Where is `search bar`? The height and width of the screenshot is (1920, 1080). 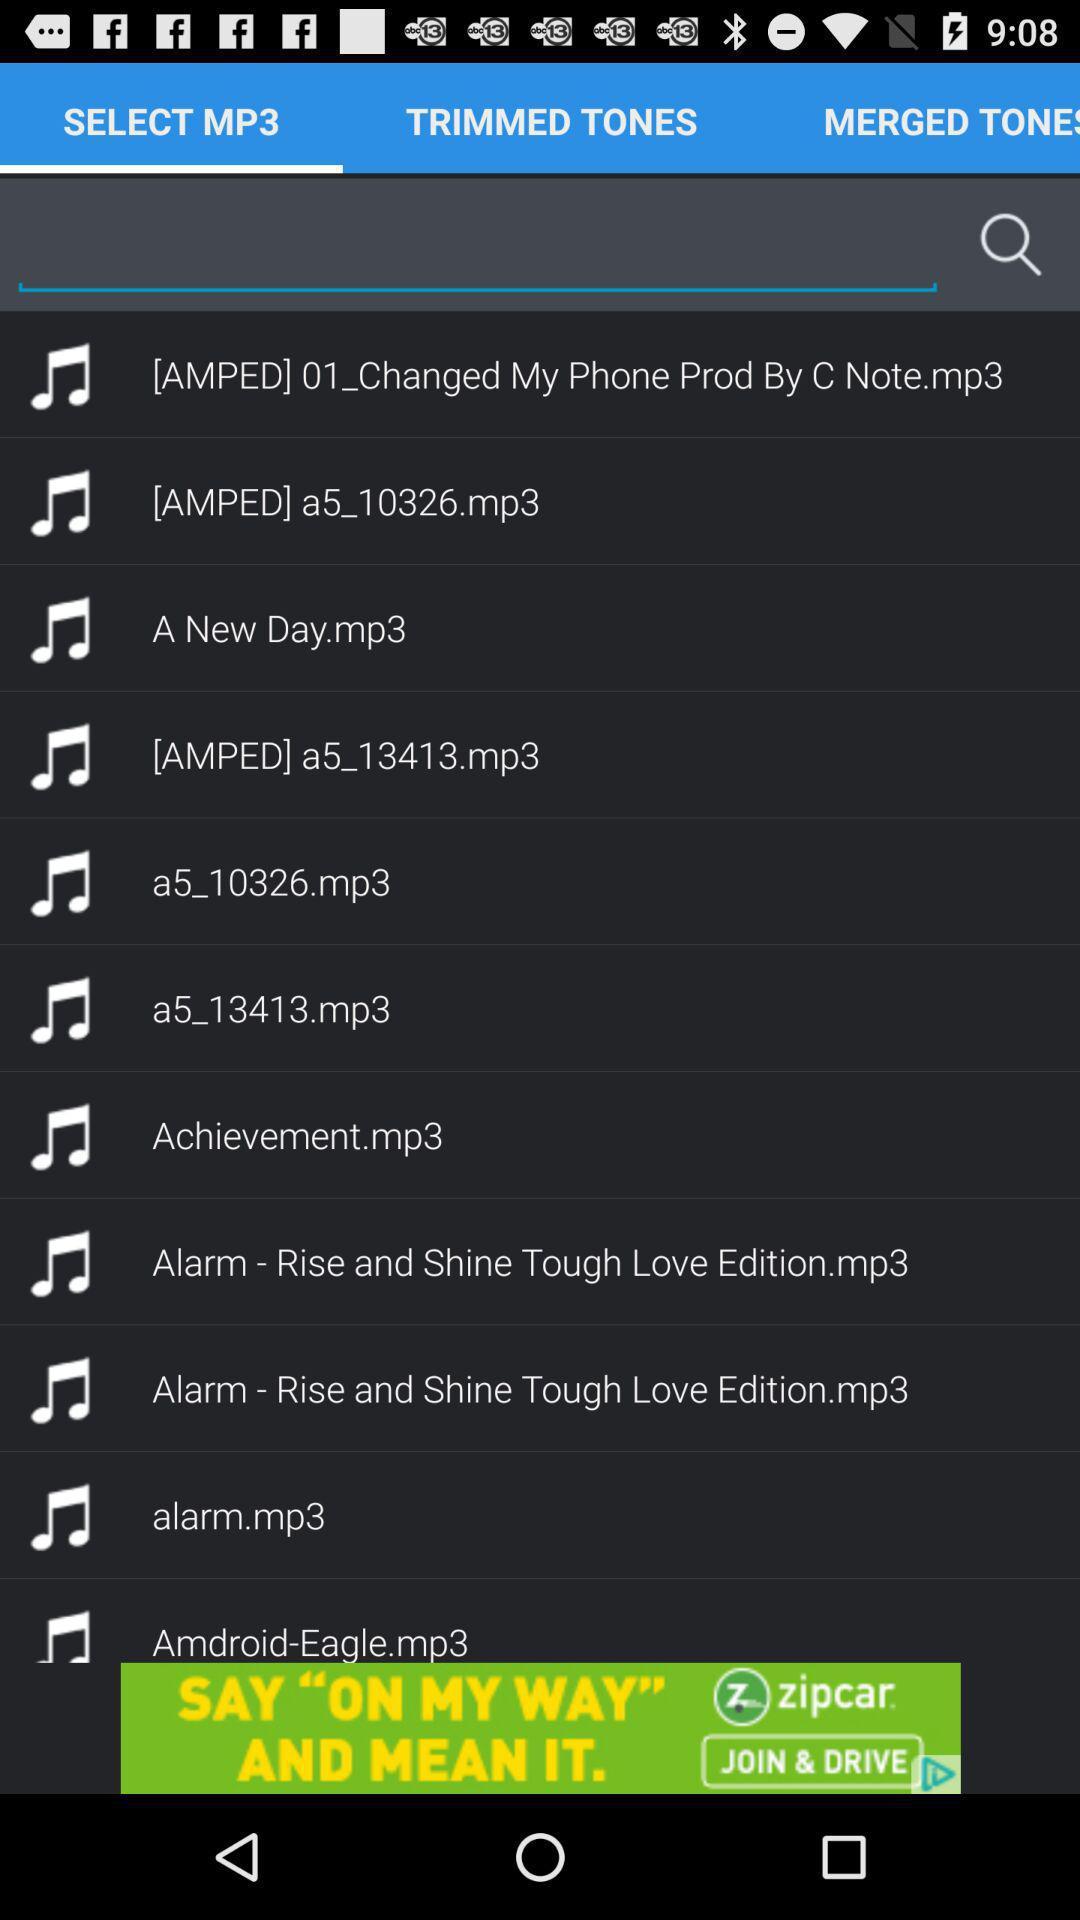 search bar is located at coordinates (477, 243).